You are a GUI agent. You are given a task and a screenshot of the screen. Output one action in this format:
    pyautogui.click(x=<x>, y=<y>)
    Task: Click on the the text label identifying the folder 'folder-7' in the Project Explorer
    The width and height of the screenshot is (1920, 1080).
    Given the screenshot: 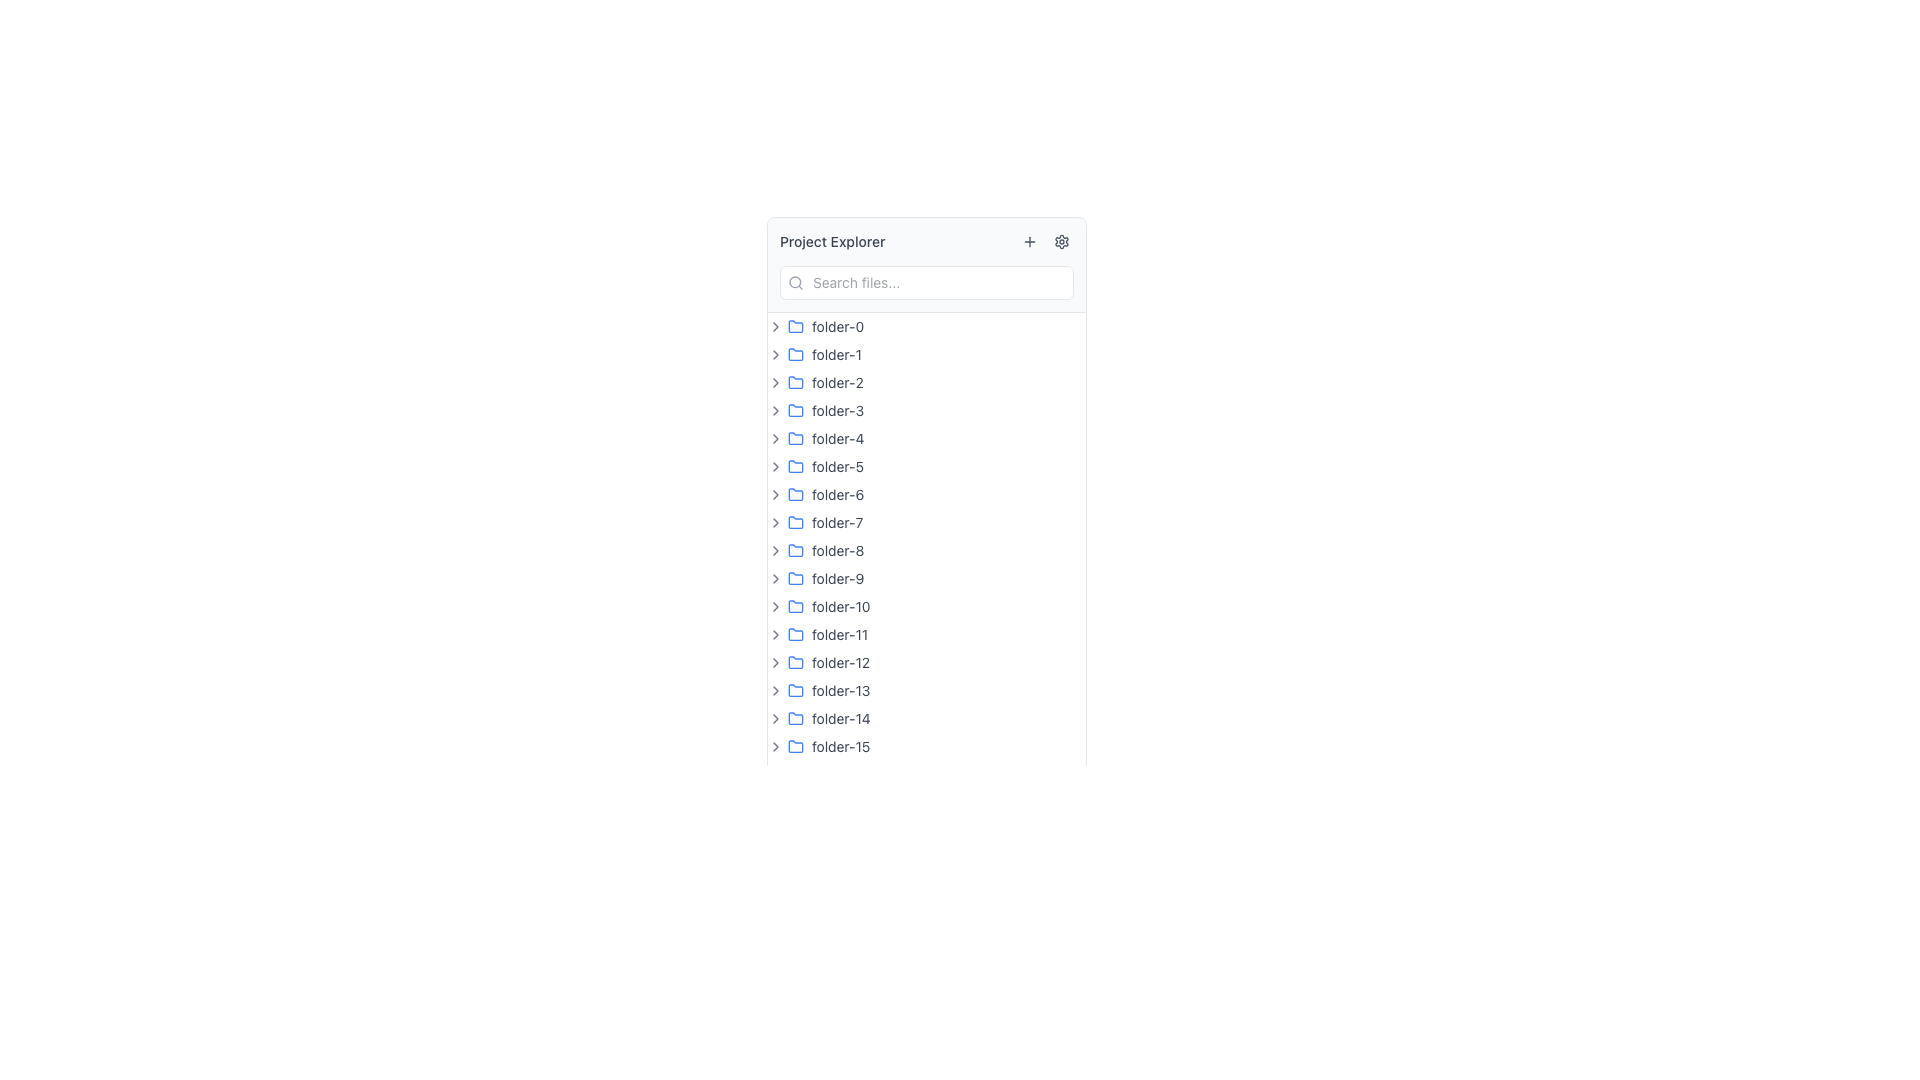 What is the action you would take?
    pyautogui.click(x=837, y=522)
    